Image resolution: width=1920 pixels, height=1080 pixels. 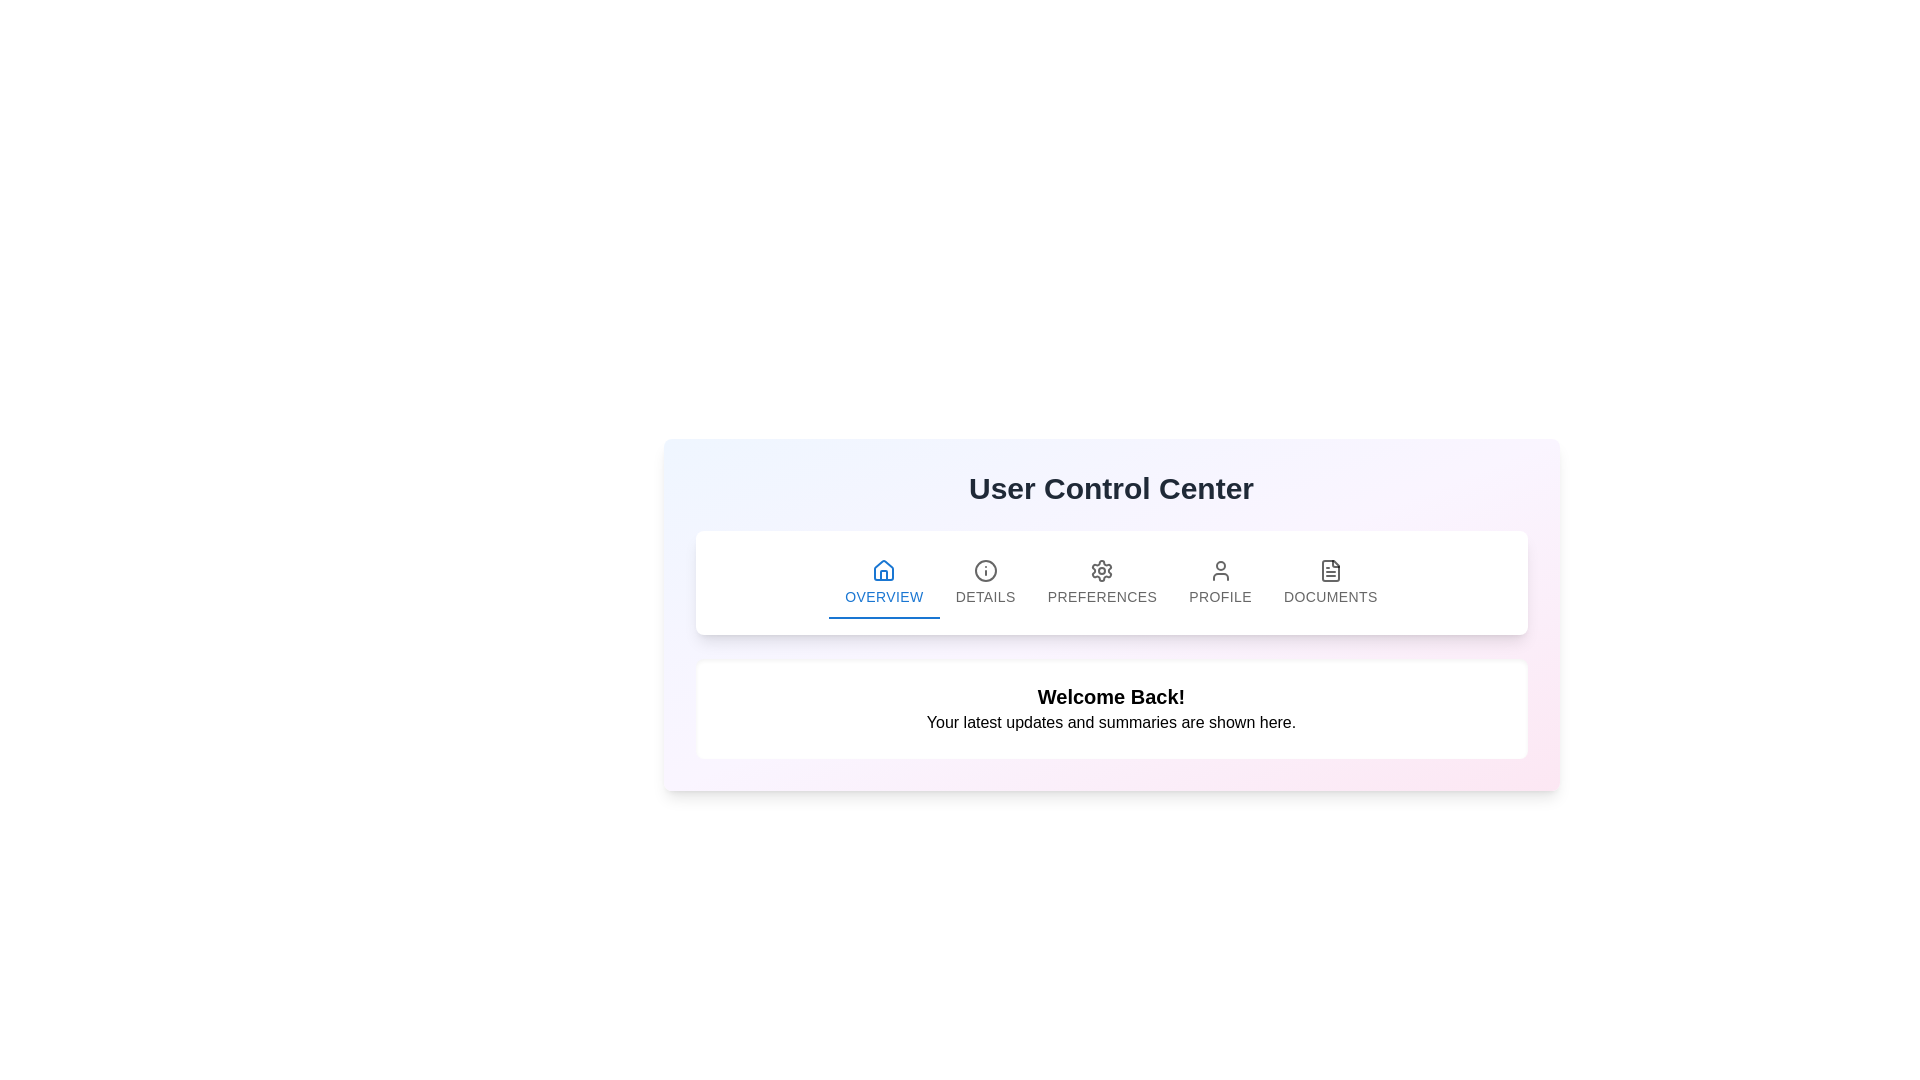 What do you see at coordinates (1110, 582) in the screenshot?
I see `the tab in the Navigation bar located below the 'User Control Center' title` at bounding box center [1110, 582].